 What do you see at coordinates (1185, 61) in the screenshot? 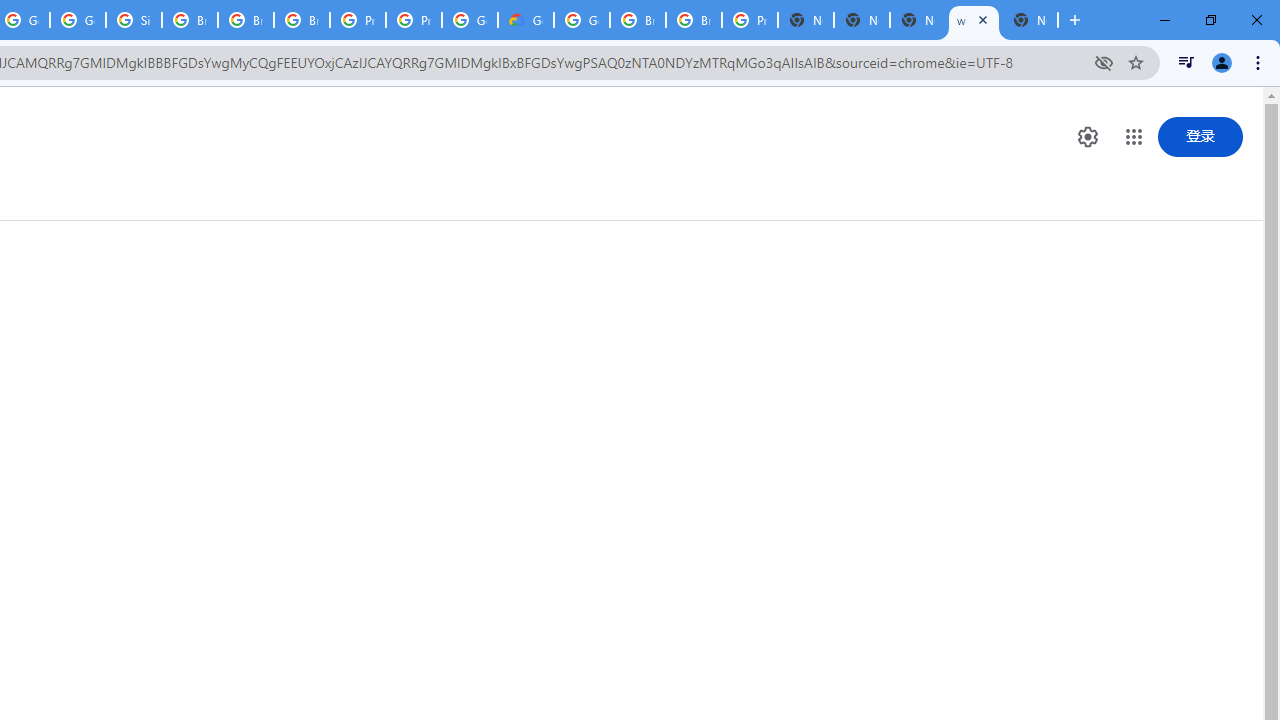
I see `'Control your music, videos, and more'` at bounding box center [1185, 61].